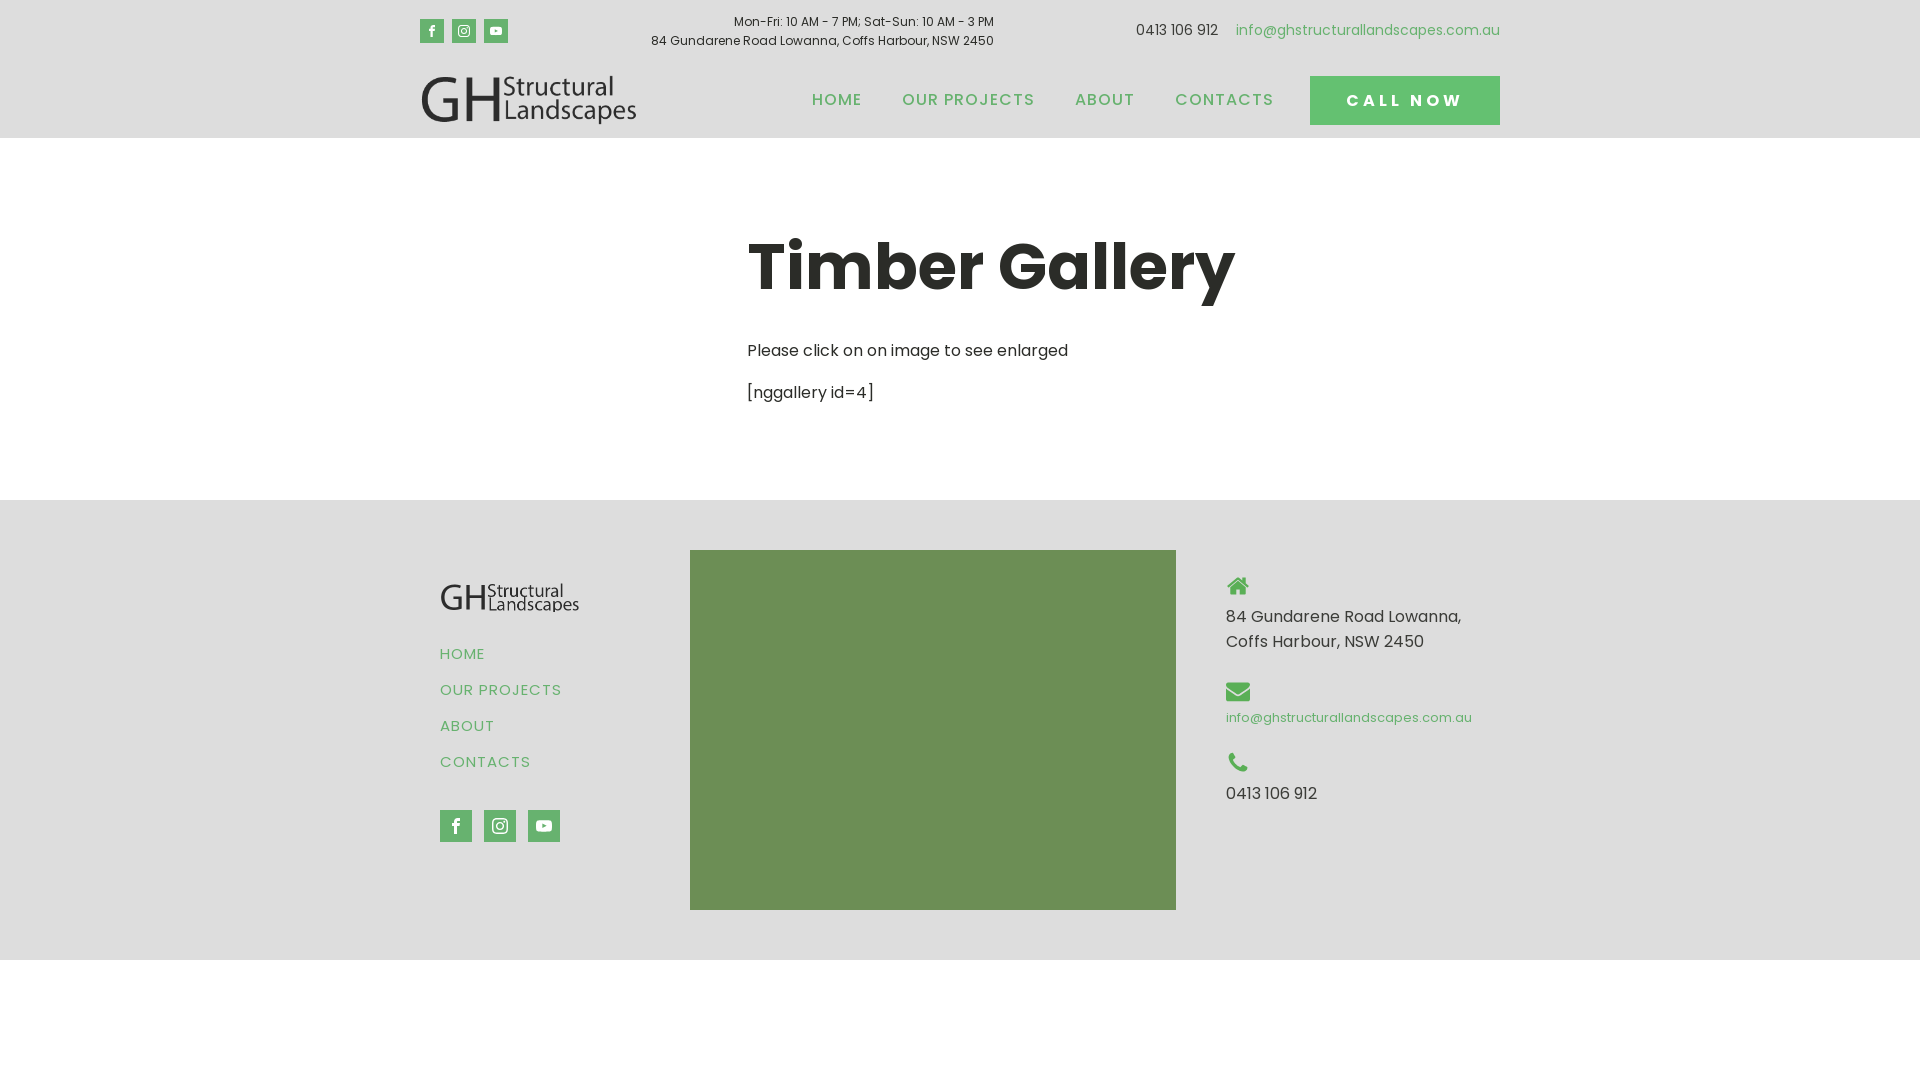 This screenshot has width=1920, height=1080. Describe the element at coordinates (836, 100) in the screenshot. I see `'HOME'` at that location.